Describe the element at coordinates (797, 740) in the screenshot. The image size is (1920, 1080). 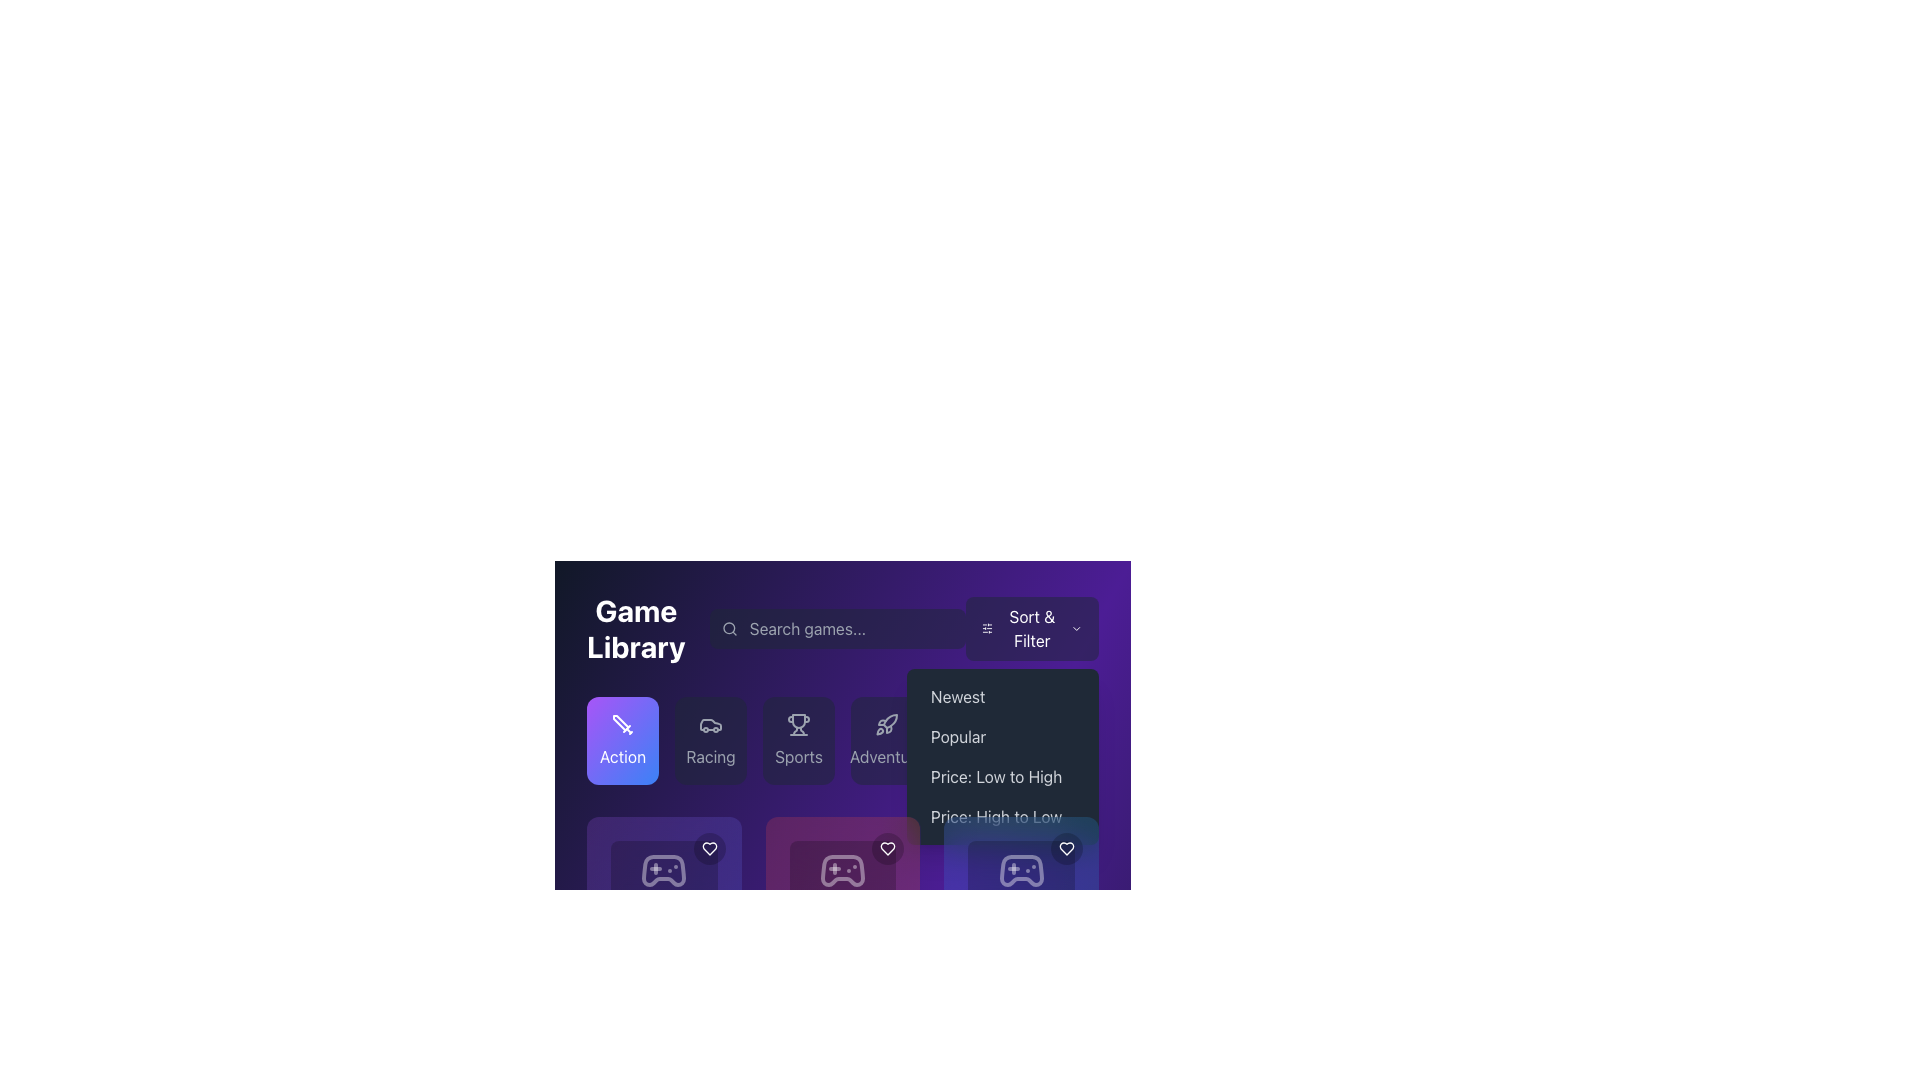
I see `the 'Sports' button, which is the third button in a grid layout, to filter or navigate to the Sports category in the game library interface` at that location.